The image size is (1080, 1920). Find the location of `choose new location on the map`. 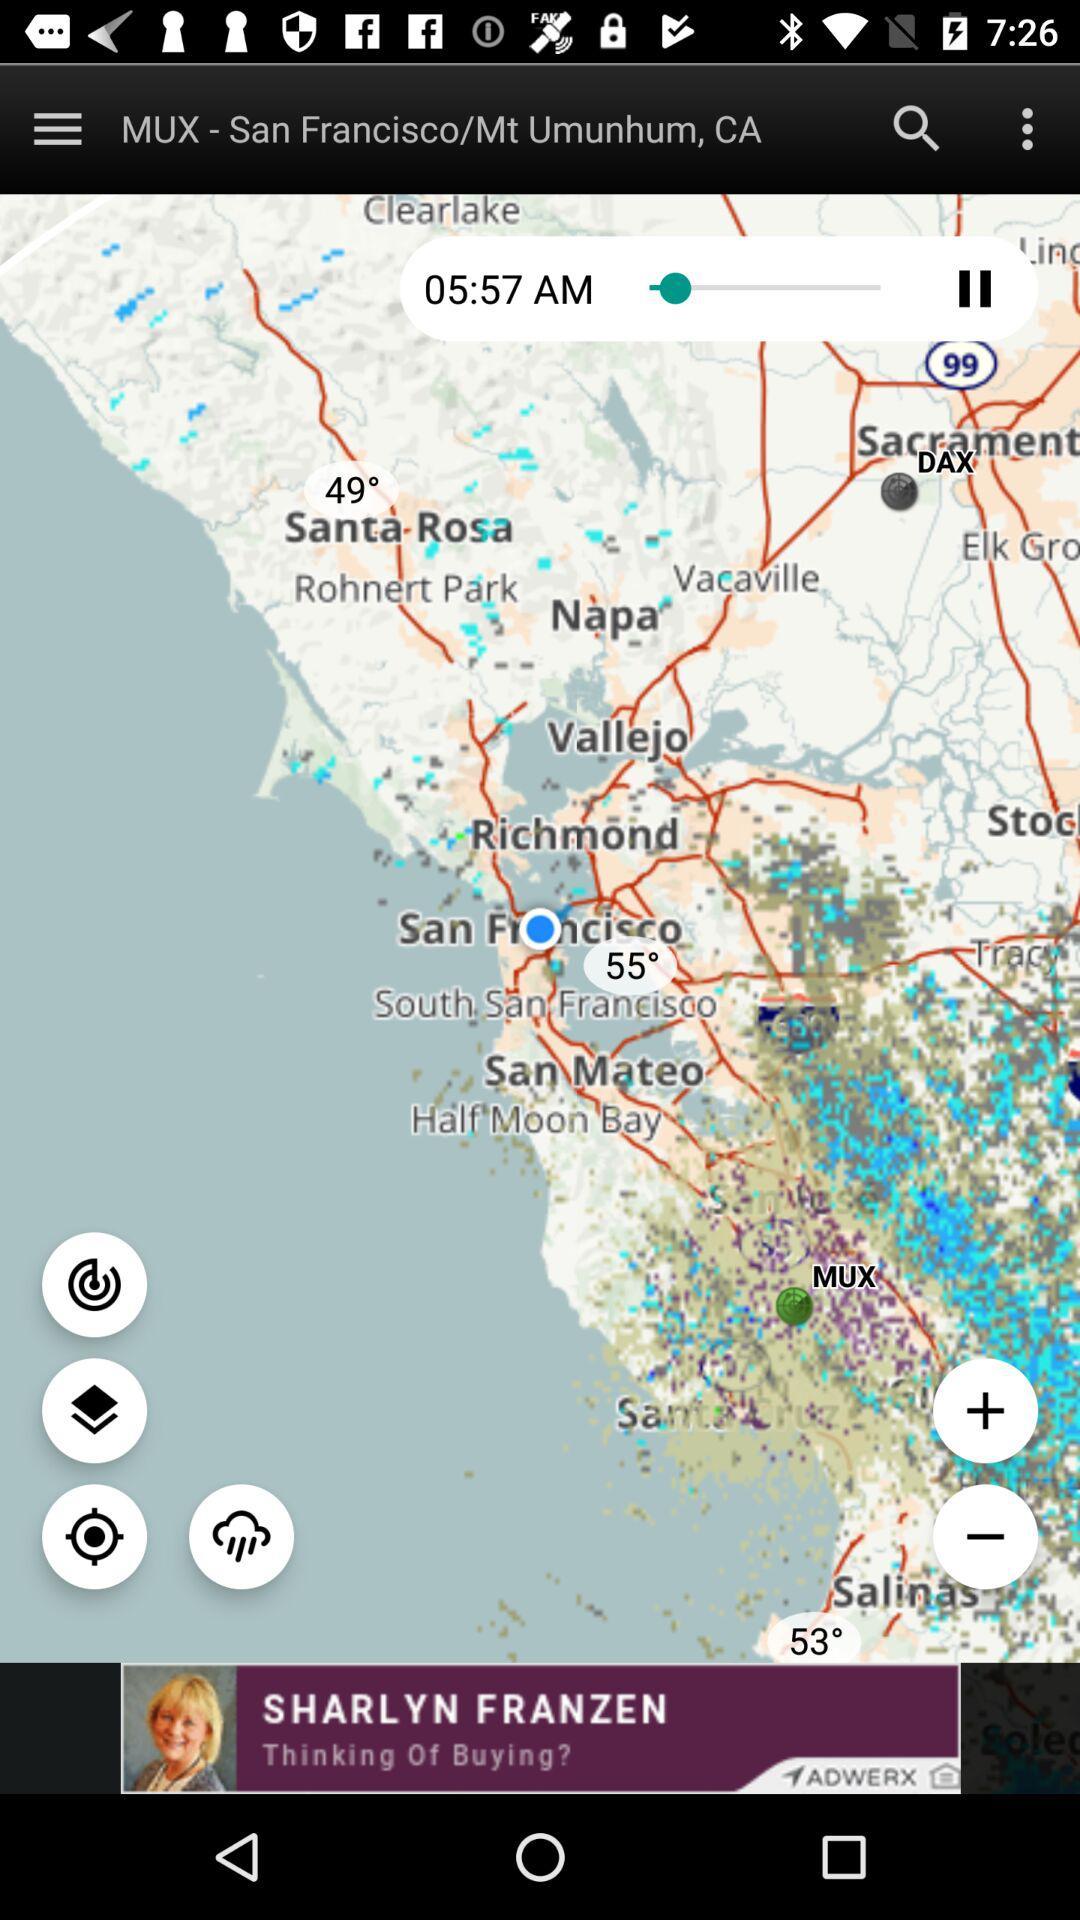

choose new location on the map is located at coordinates (94, 1535).